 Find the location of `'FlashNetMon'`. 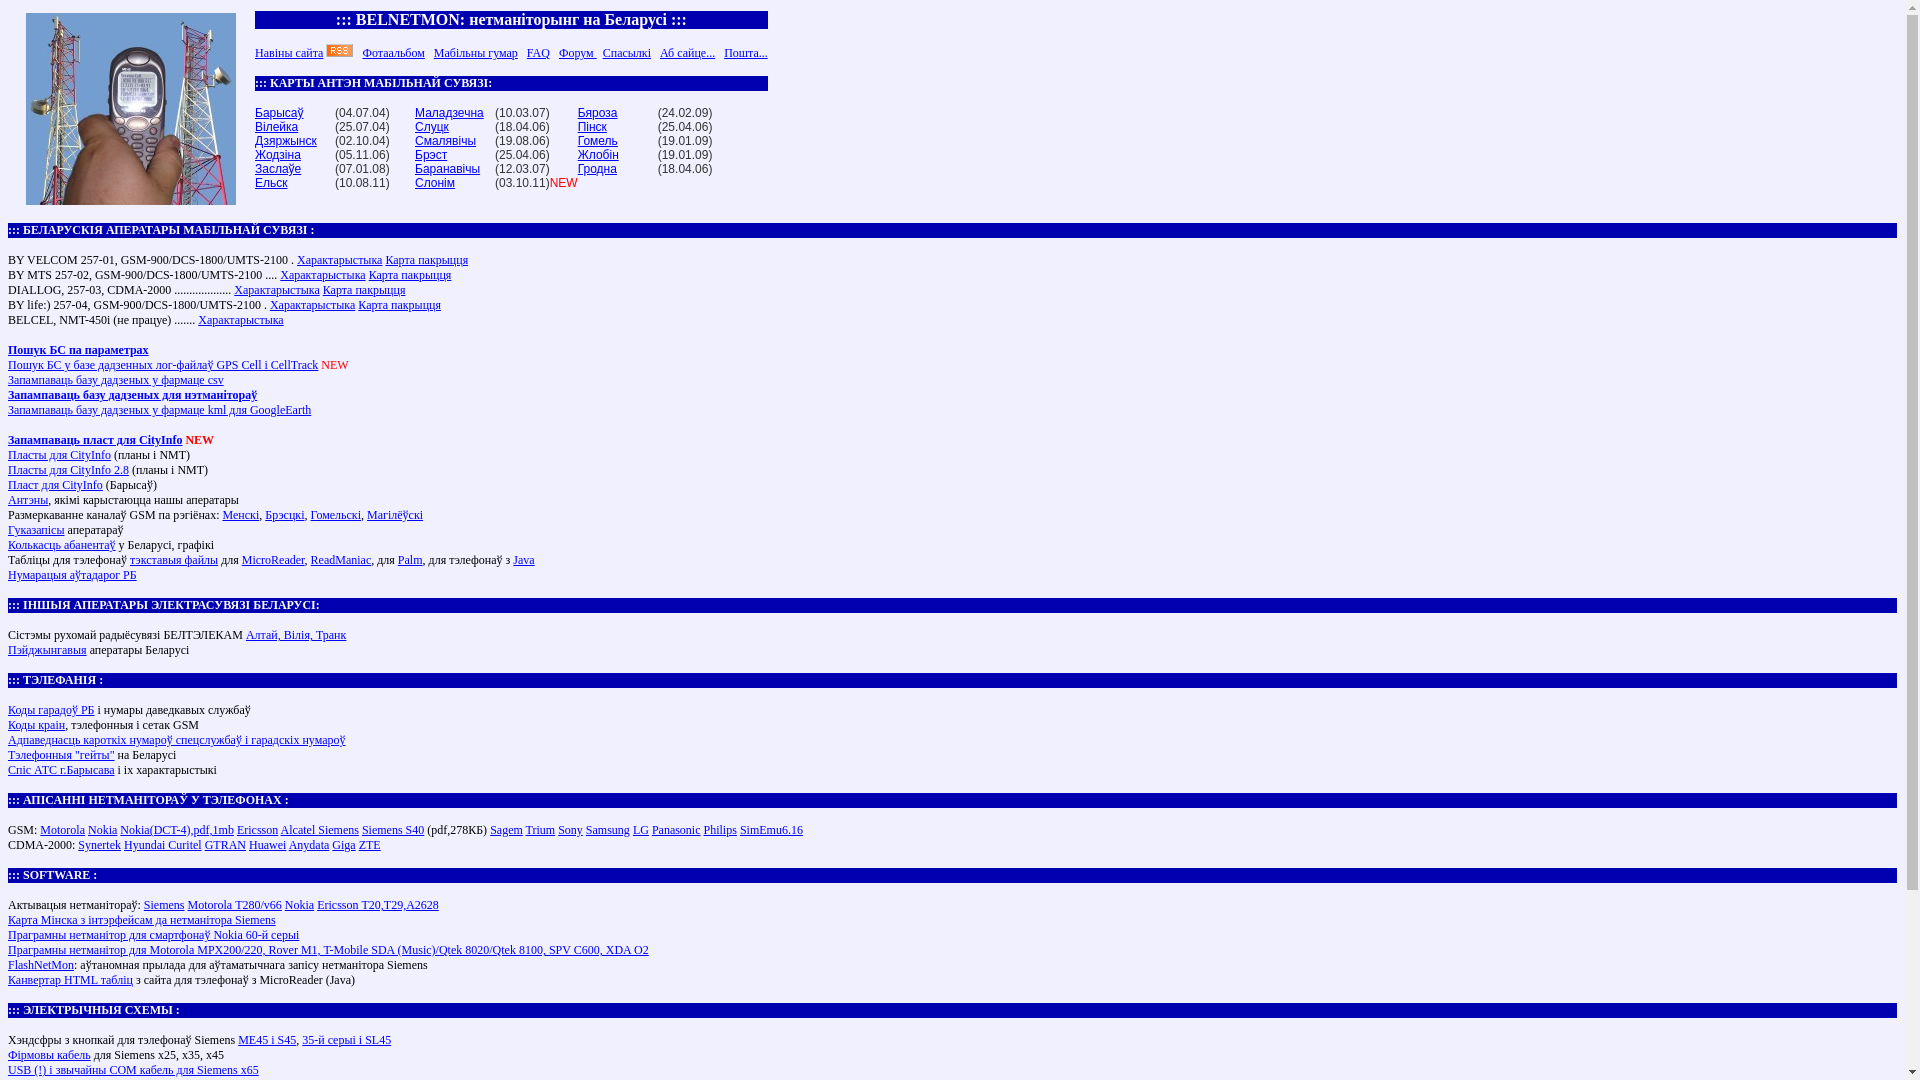

'FlashNetMon' is located at coordinates (8, 963).